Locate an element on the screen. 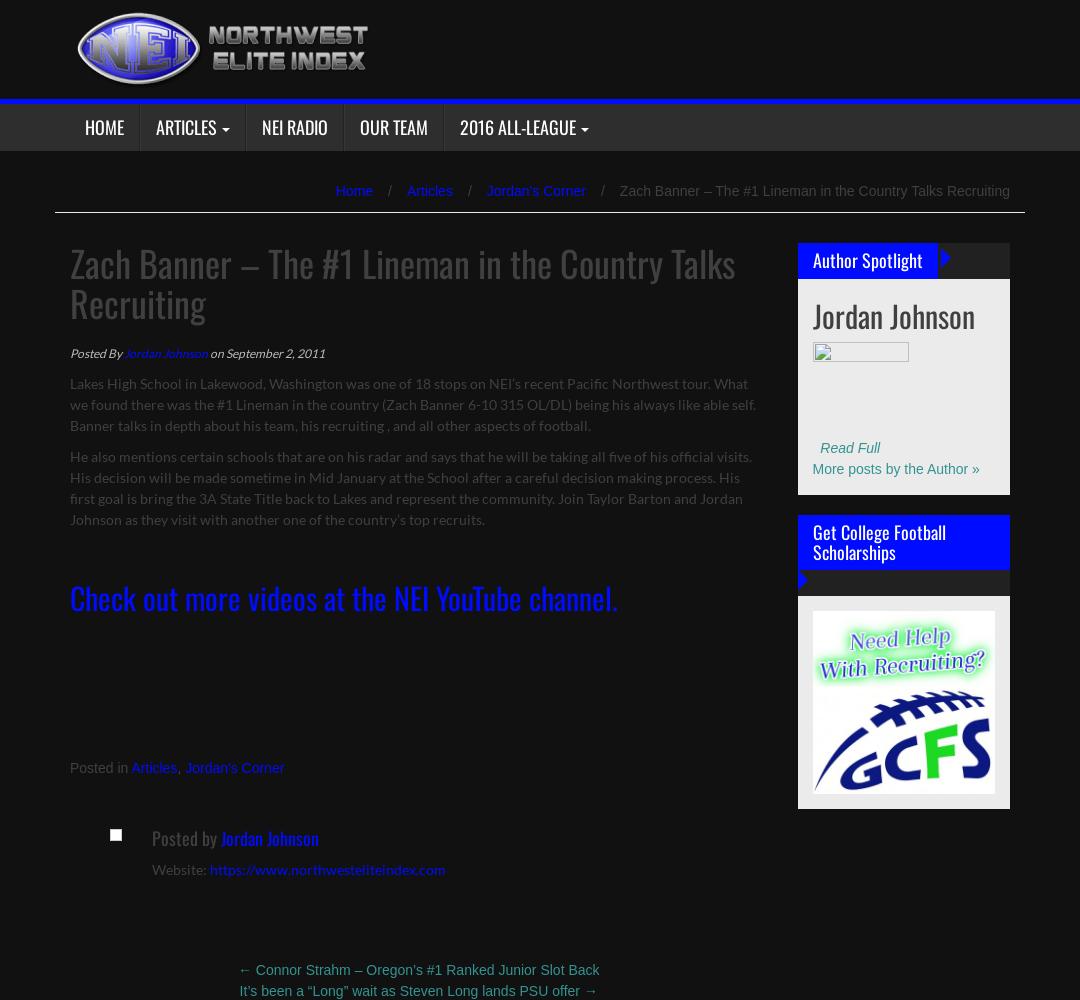  ',' is located at coordinates (181, 768).